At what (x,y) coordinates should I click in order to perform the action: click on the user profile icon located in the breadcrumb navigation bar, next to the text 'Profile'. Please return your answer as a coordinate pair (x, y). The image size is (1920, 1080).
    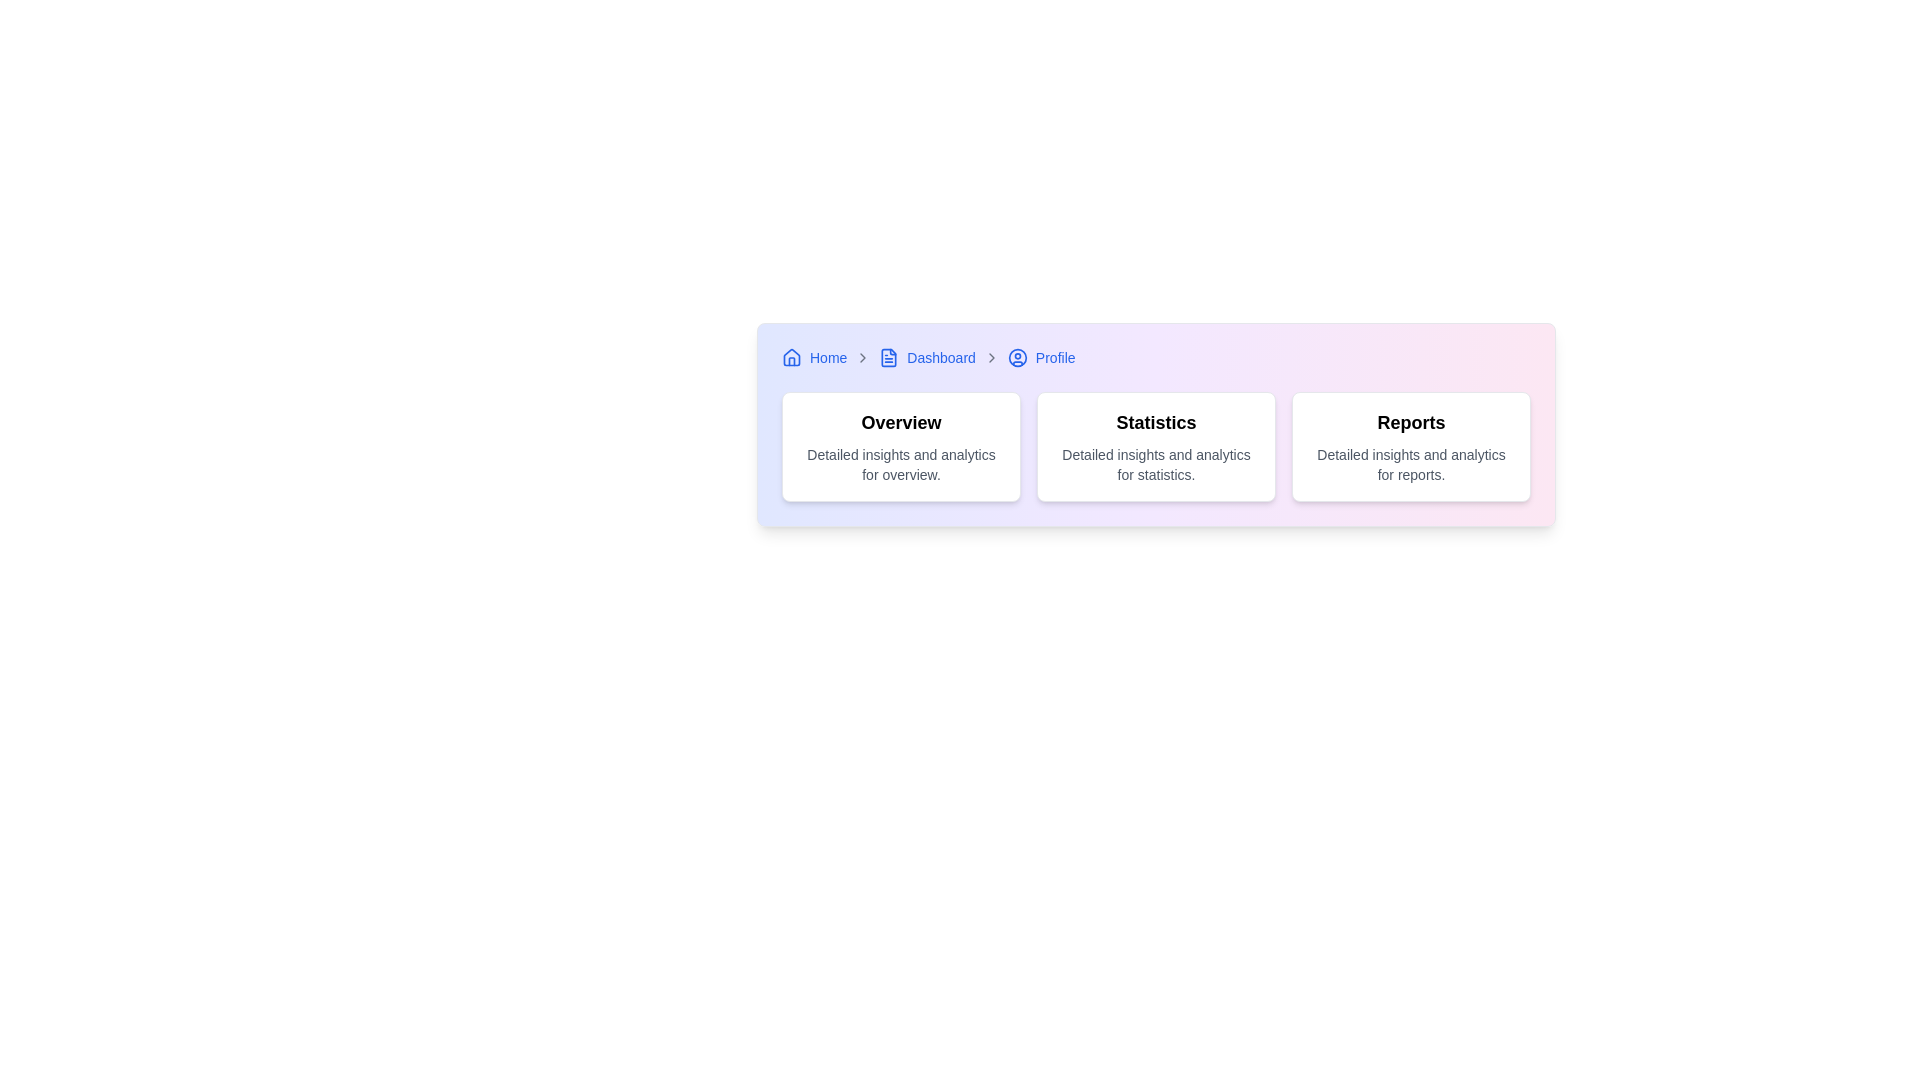
    Looking at the image, I should click on (1017, 357).